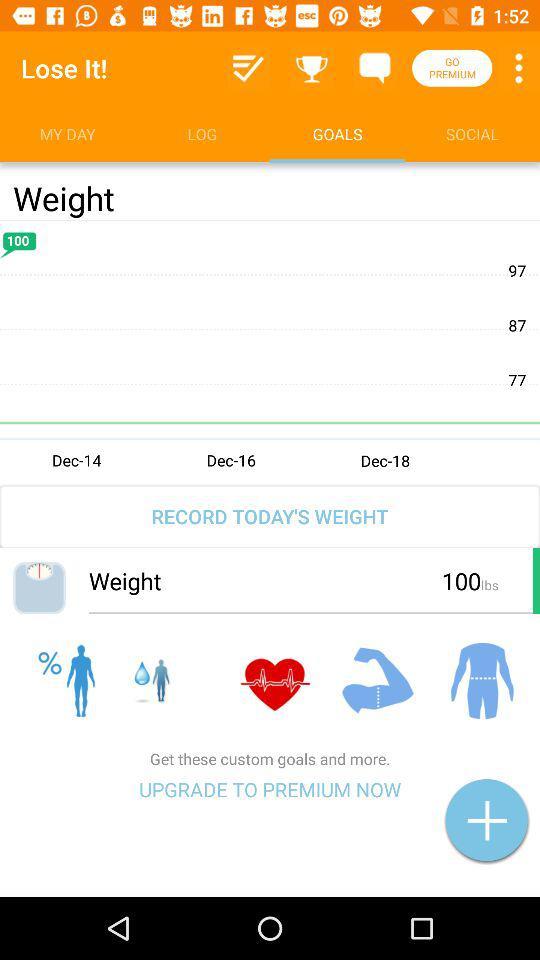 This screenshot has height=960, width=540. What do you see at coordinates (270, 351) in the screenshot?
I see `edit graph` at bounding box center [270, 351].